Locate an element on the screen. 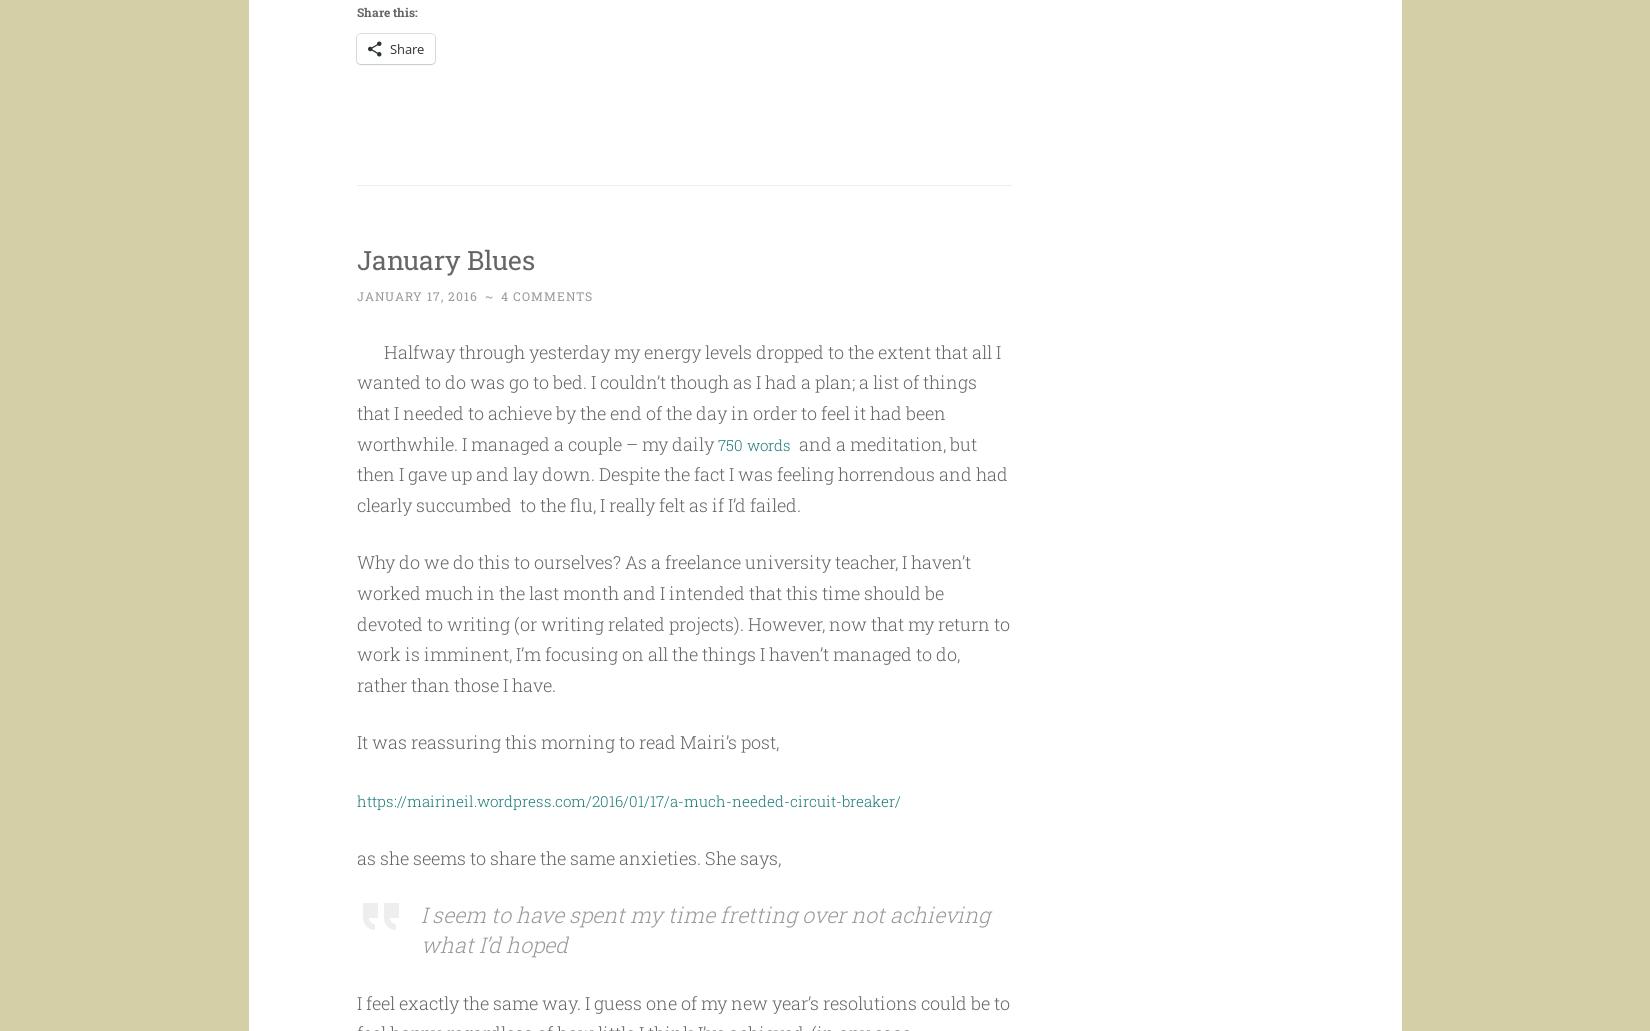  '~' is located at coordinates (489, 333).